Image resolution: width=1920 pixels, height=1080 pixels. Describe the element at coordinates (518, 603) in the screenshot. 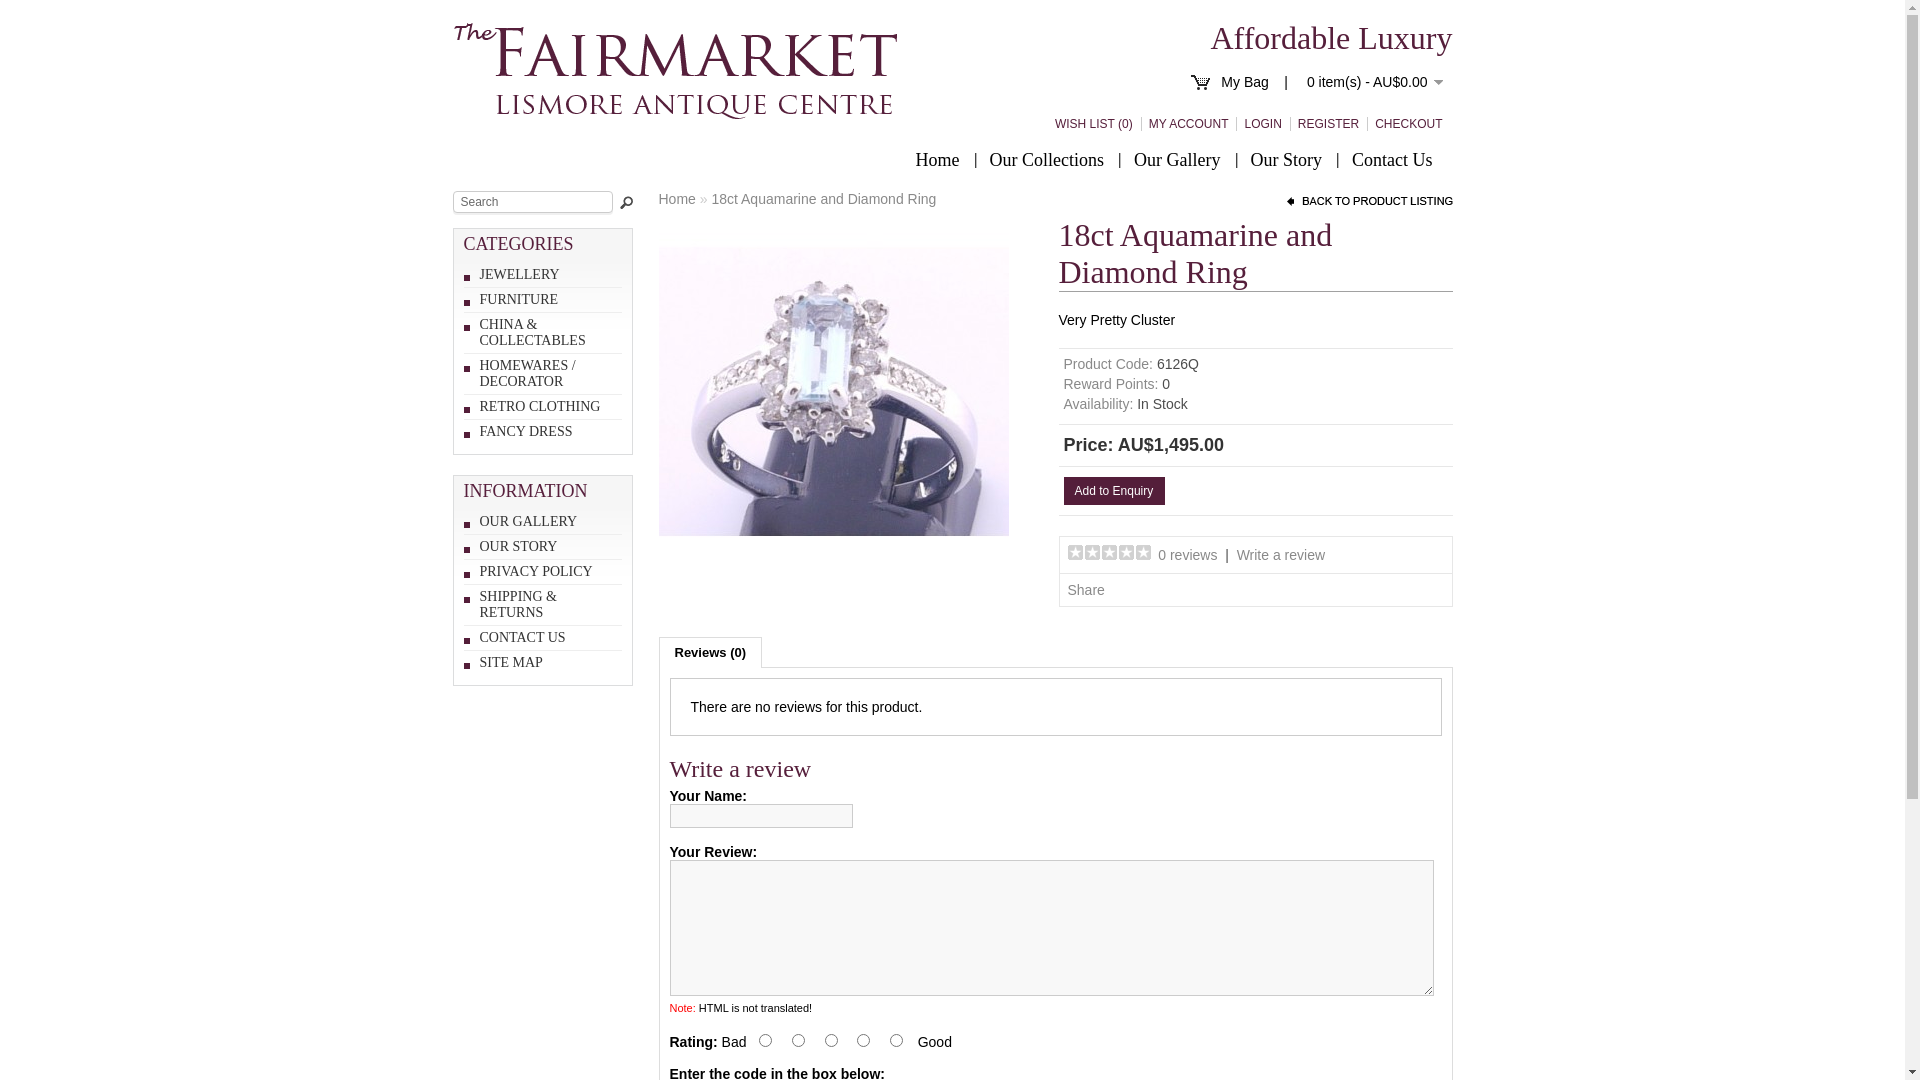

I see `'SHIPPING & RETURNS'` at that location.